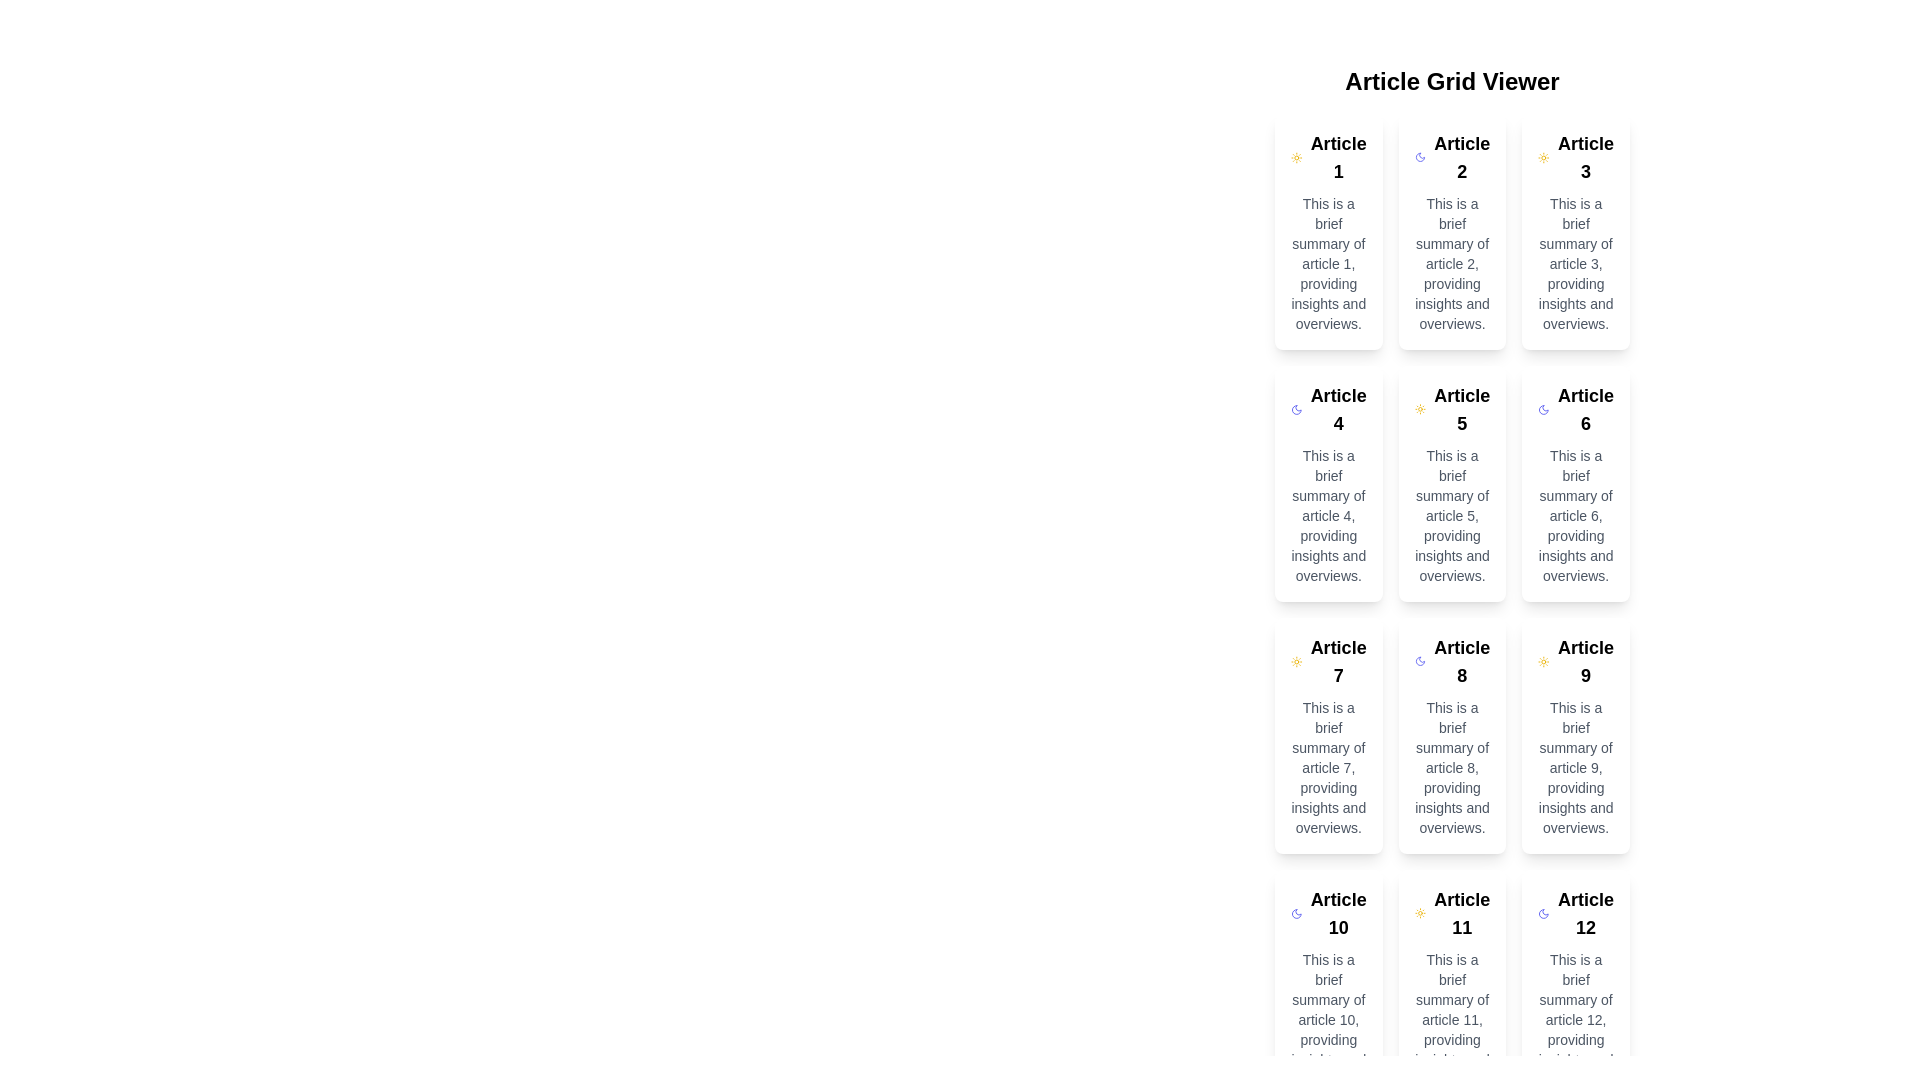 The height and width of the screenshot is (1080, 1920). I want to click on static text element that provides a summary or description of the associated article, located below the heading 'Article 4' in the fourth card of the grid layout, so click(1328, 515).